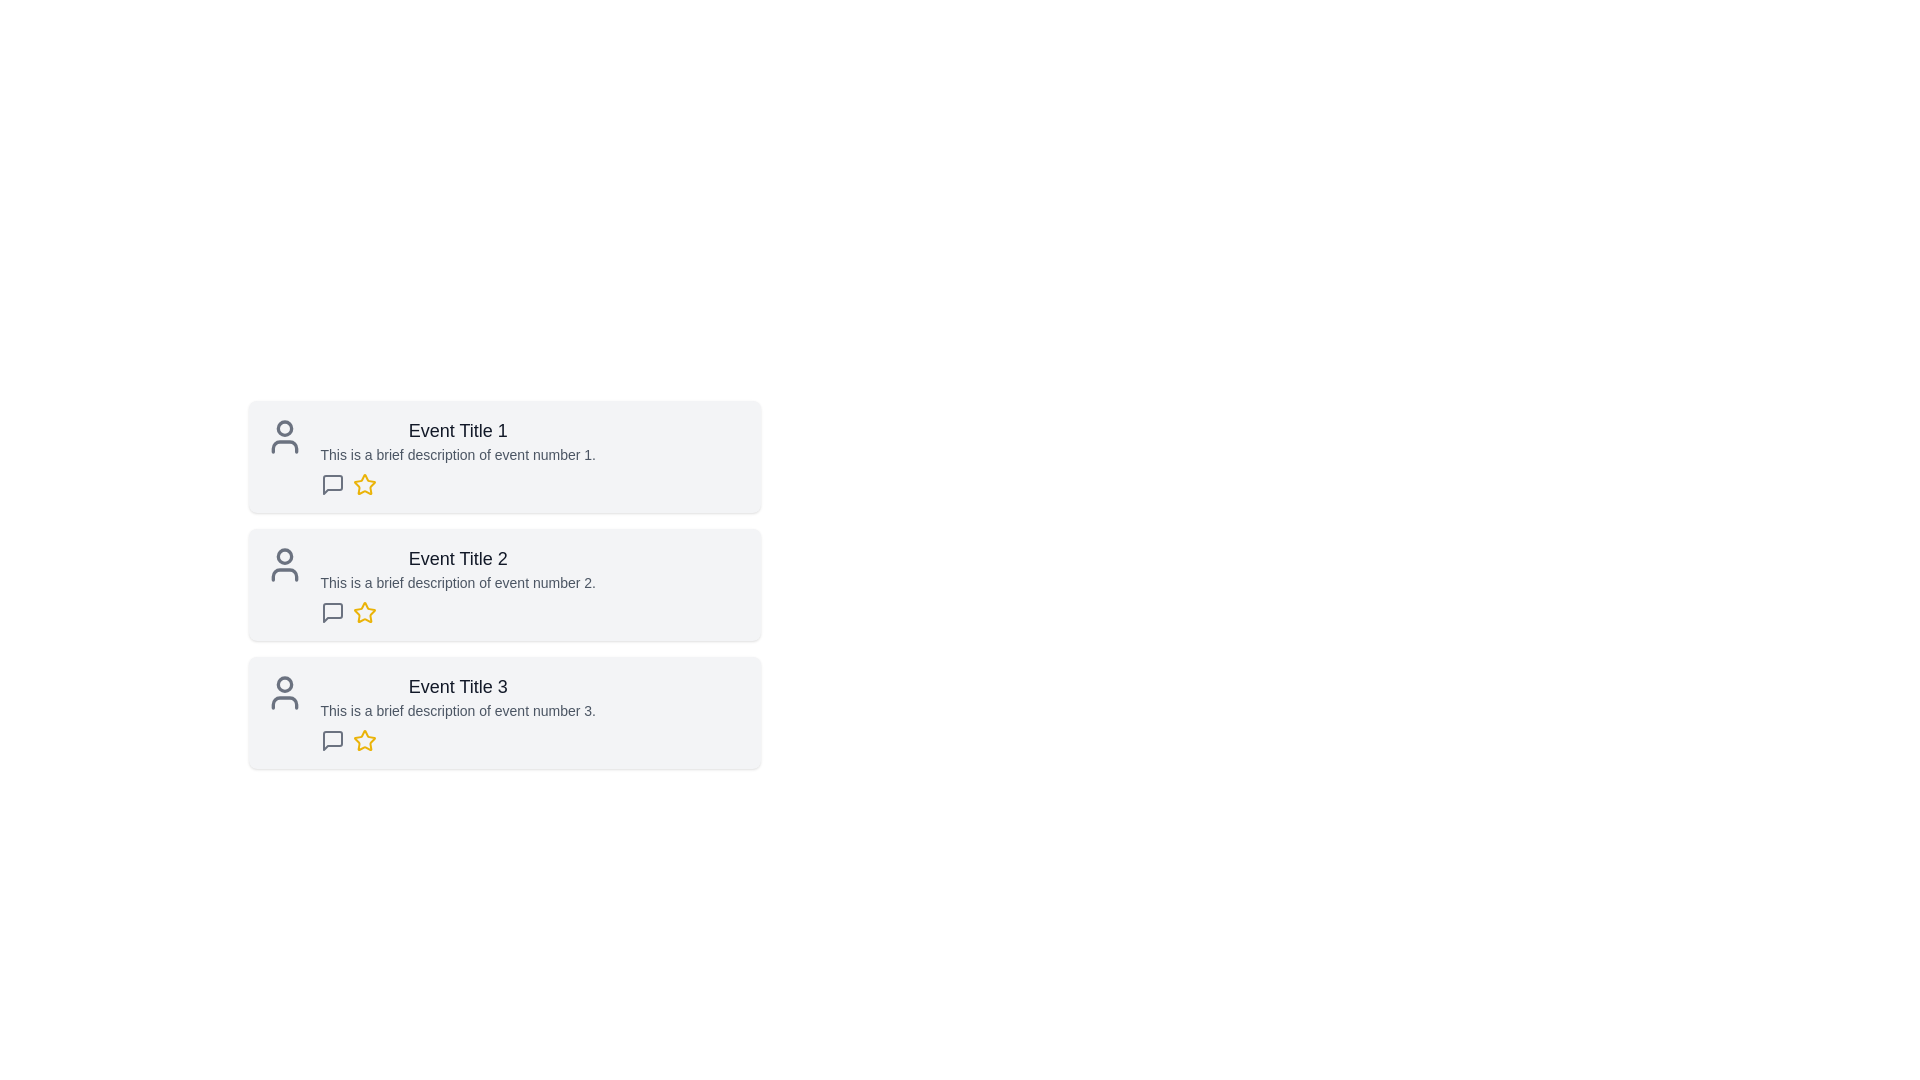 This screenshot has height=1080, width=1920. I want to click on the comment icon located in the second event listing block, just below the event title and aligned with the star icon, so click(332, 612).